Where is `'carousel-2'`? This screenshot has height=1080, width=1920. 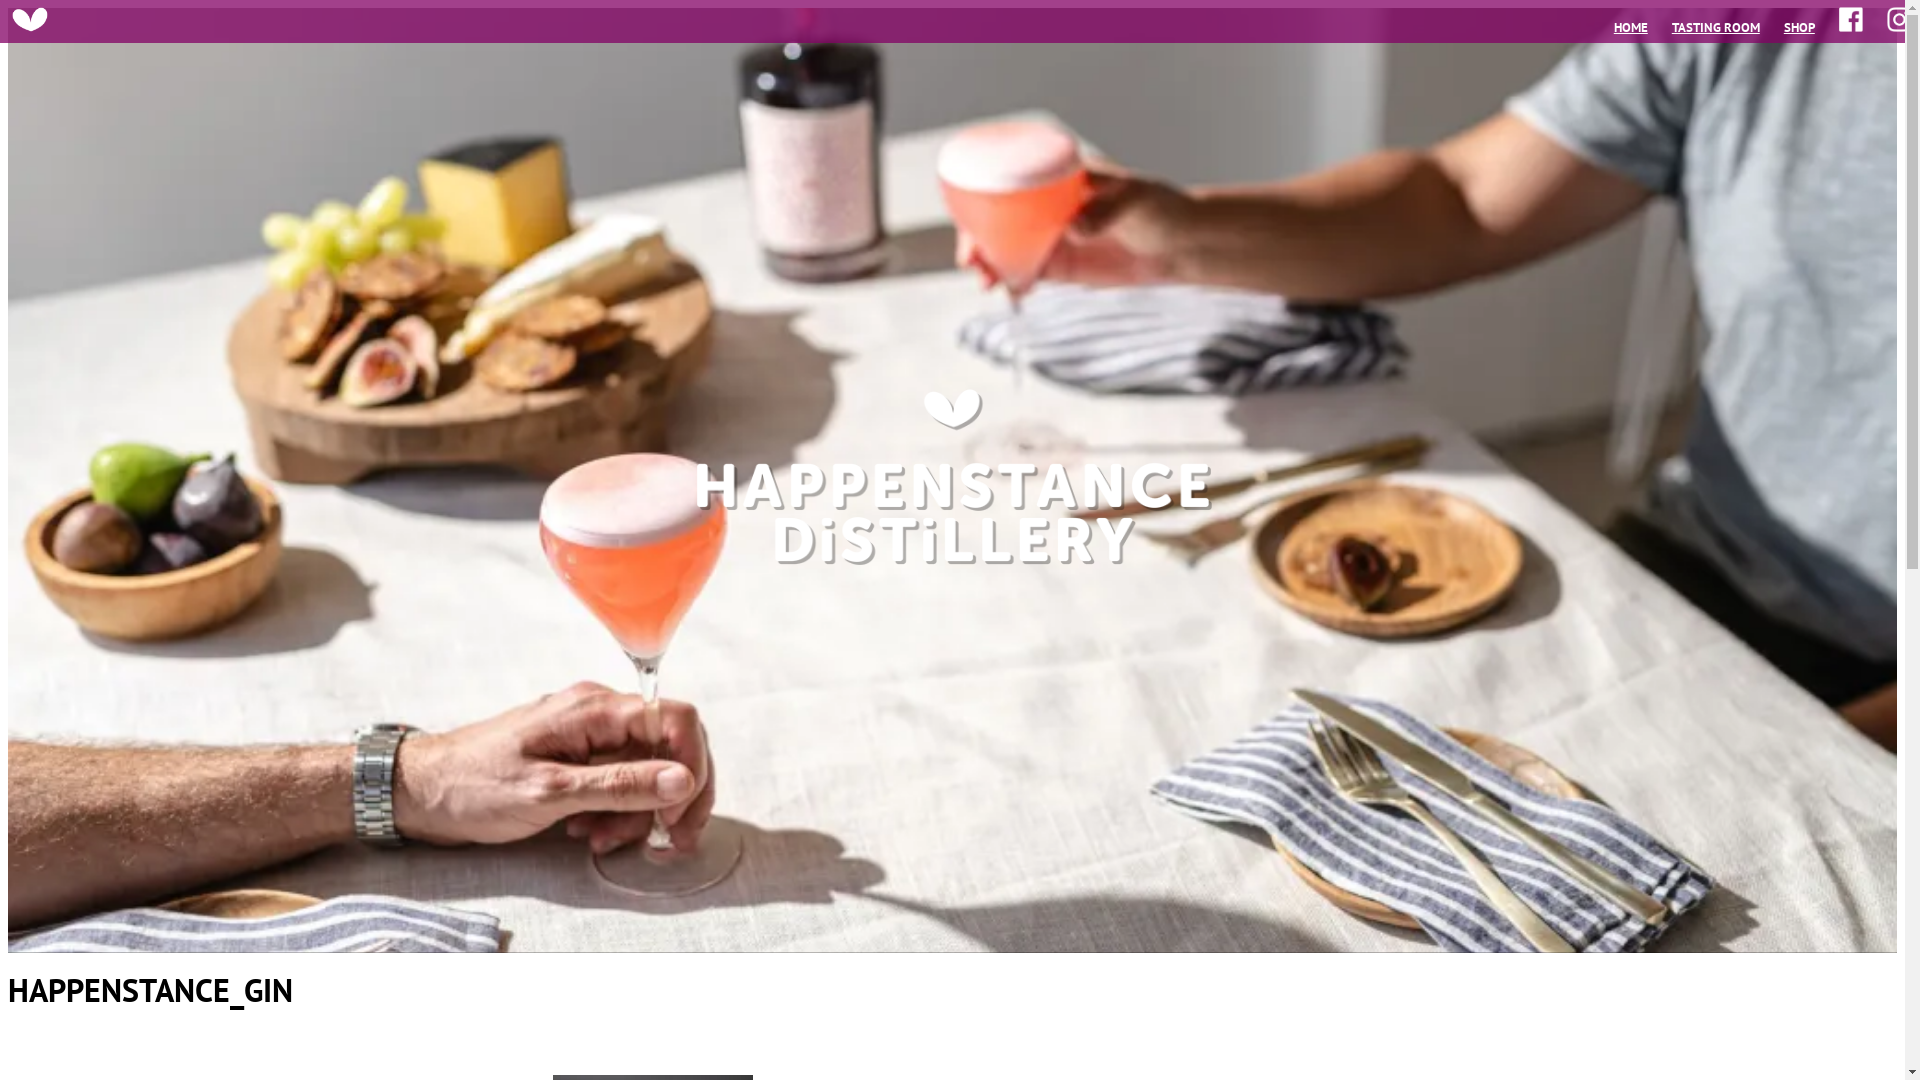
'carousel-2' is located at coordinates (951, 480).